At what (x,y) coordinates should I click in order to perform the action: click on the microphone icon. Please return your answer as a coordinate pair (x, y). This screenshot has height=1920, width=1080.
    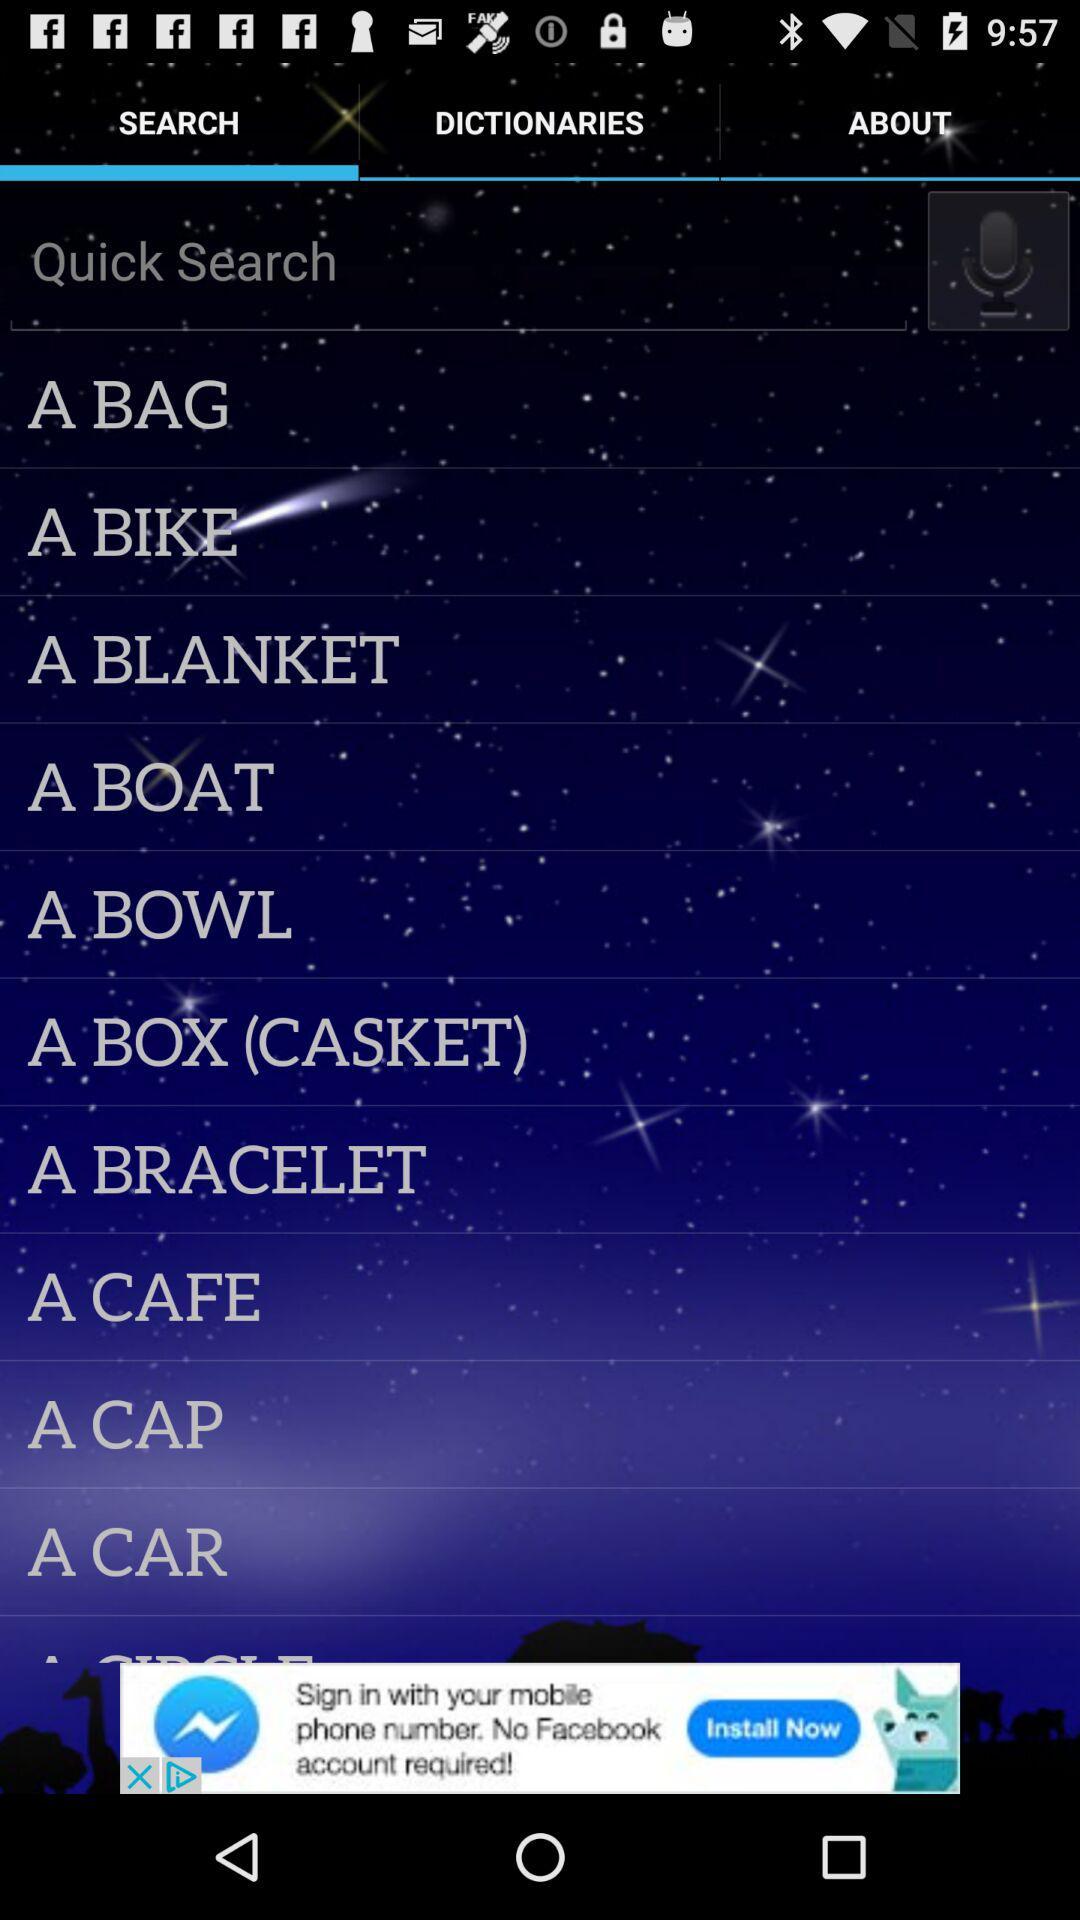
    Looking at the image, I should click on (998, 278).